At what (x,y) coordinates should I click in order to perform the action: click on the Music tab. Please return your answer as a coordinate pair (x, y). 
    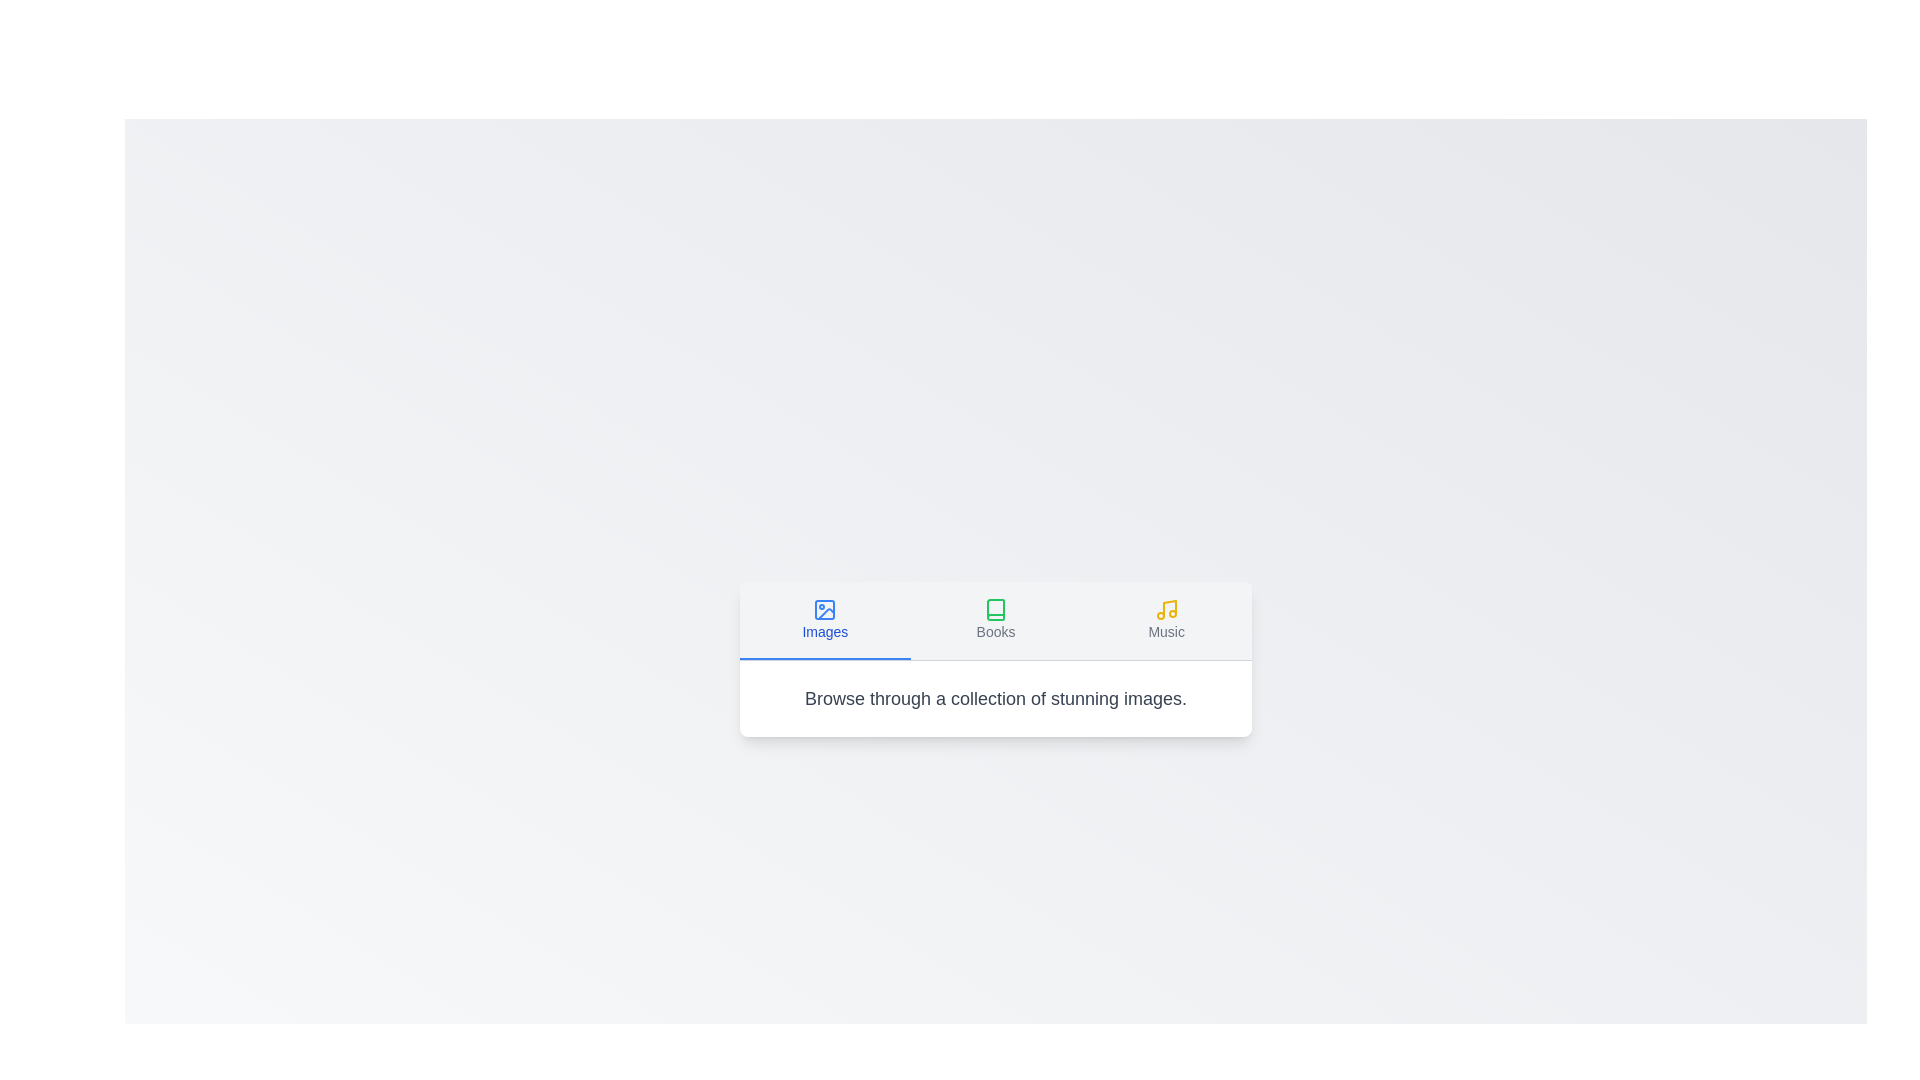
    Looking at the image, I should click on (1166, 619).